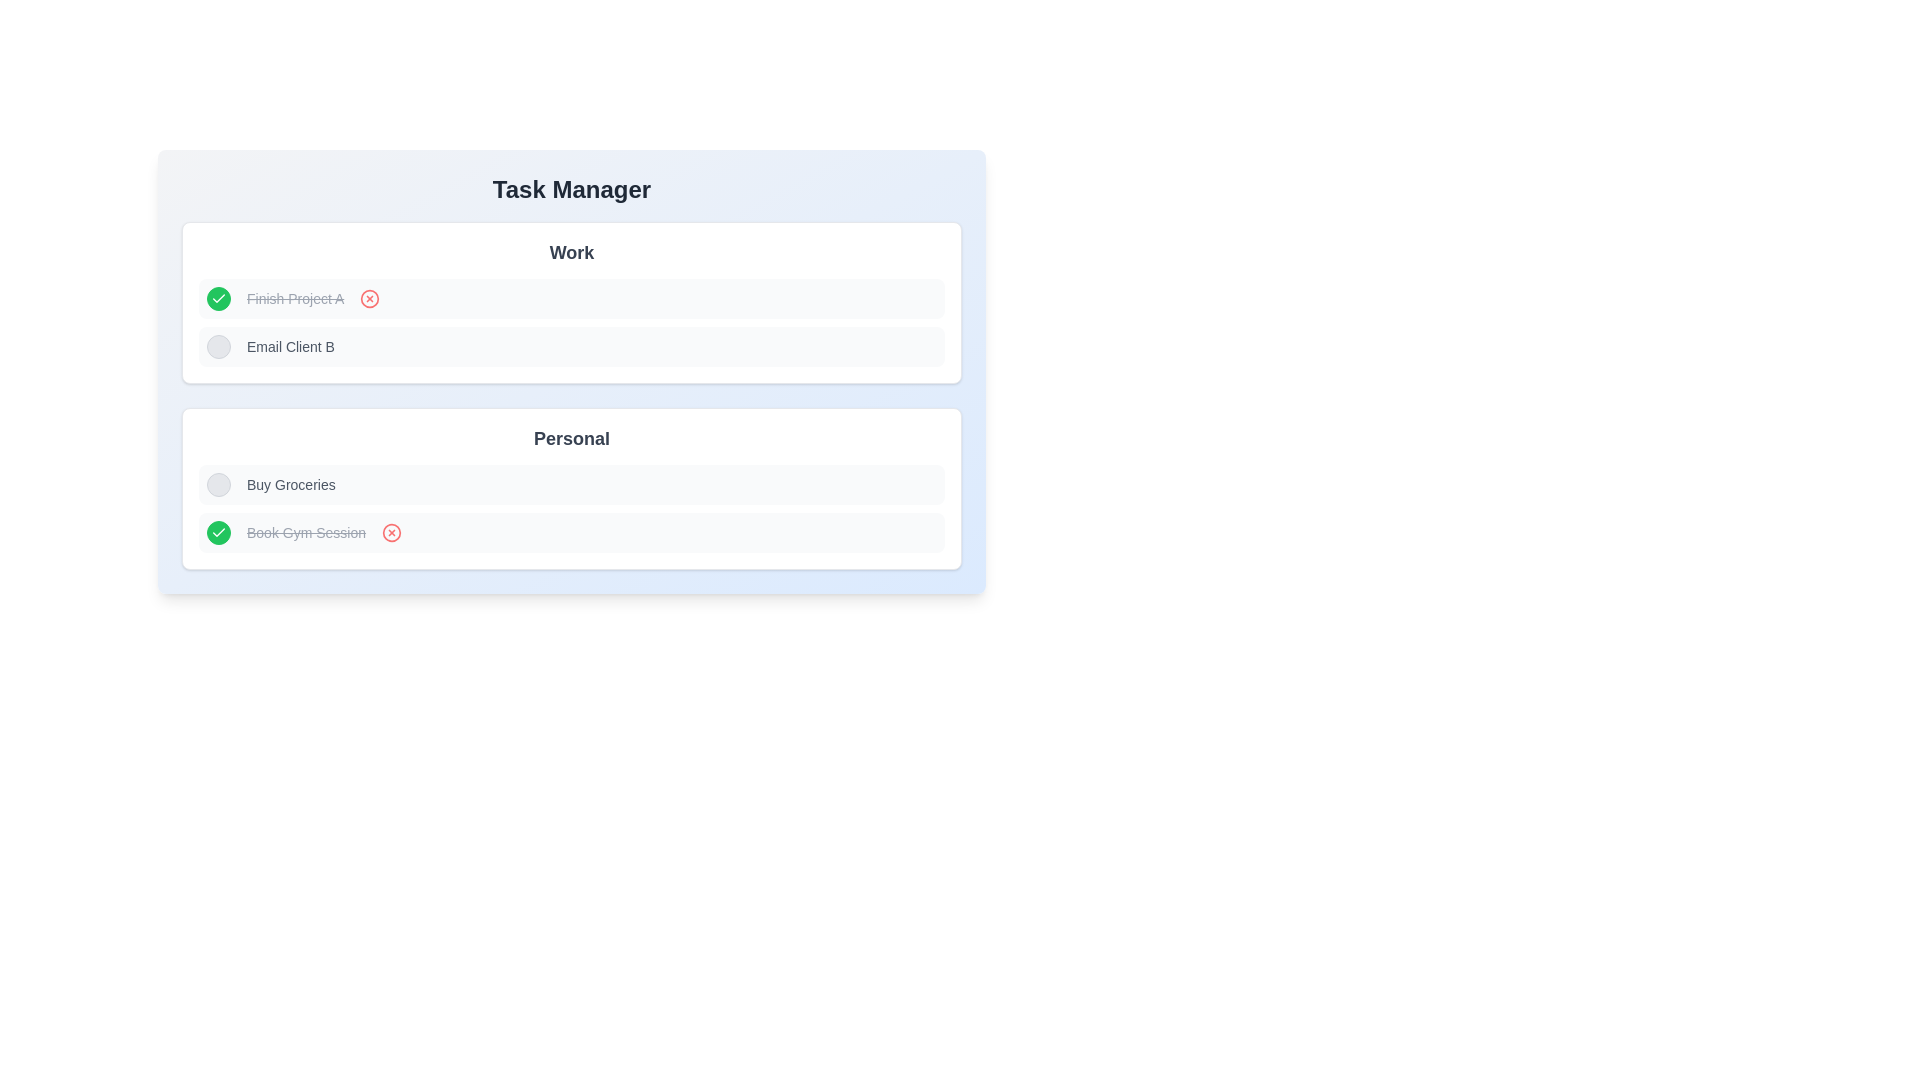 Image resolution: width=1920 pixels, height=1080 pixels. I want to click on the checkmark icon located in the 'Work' section, to the left of the task labeled 'Finish Project A', so click(219, 531).